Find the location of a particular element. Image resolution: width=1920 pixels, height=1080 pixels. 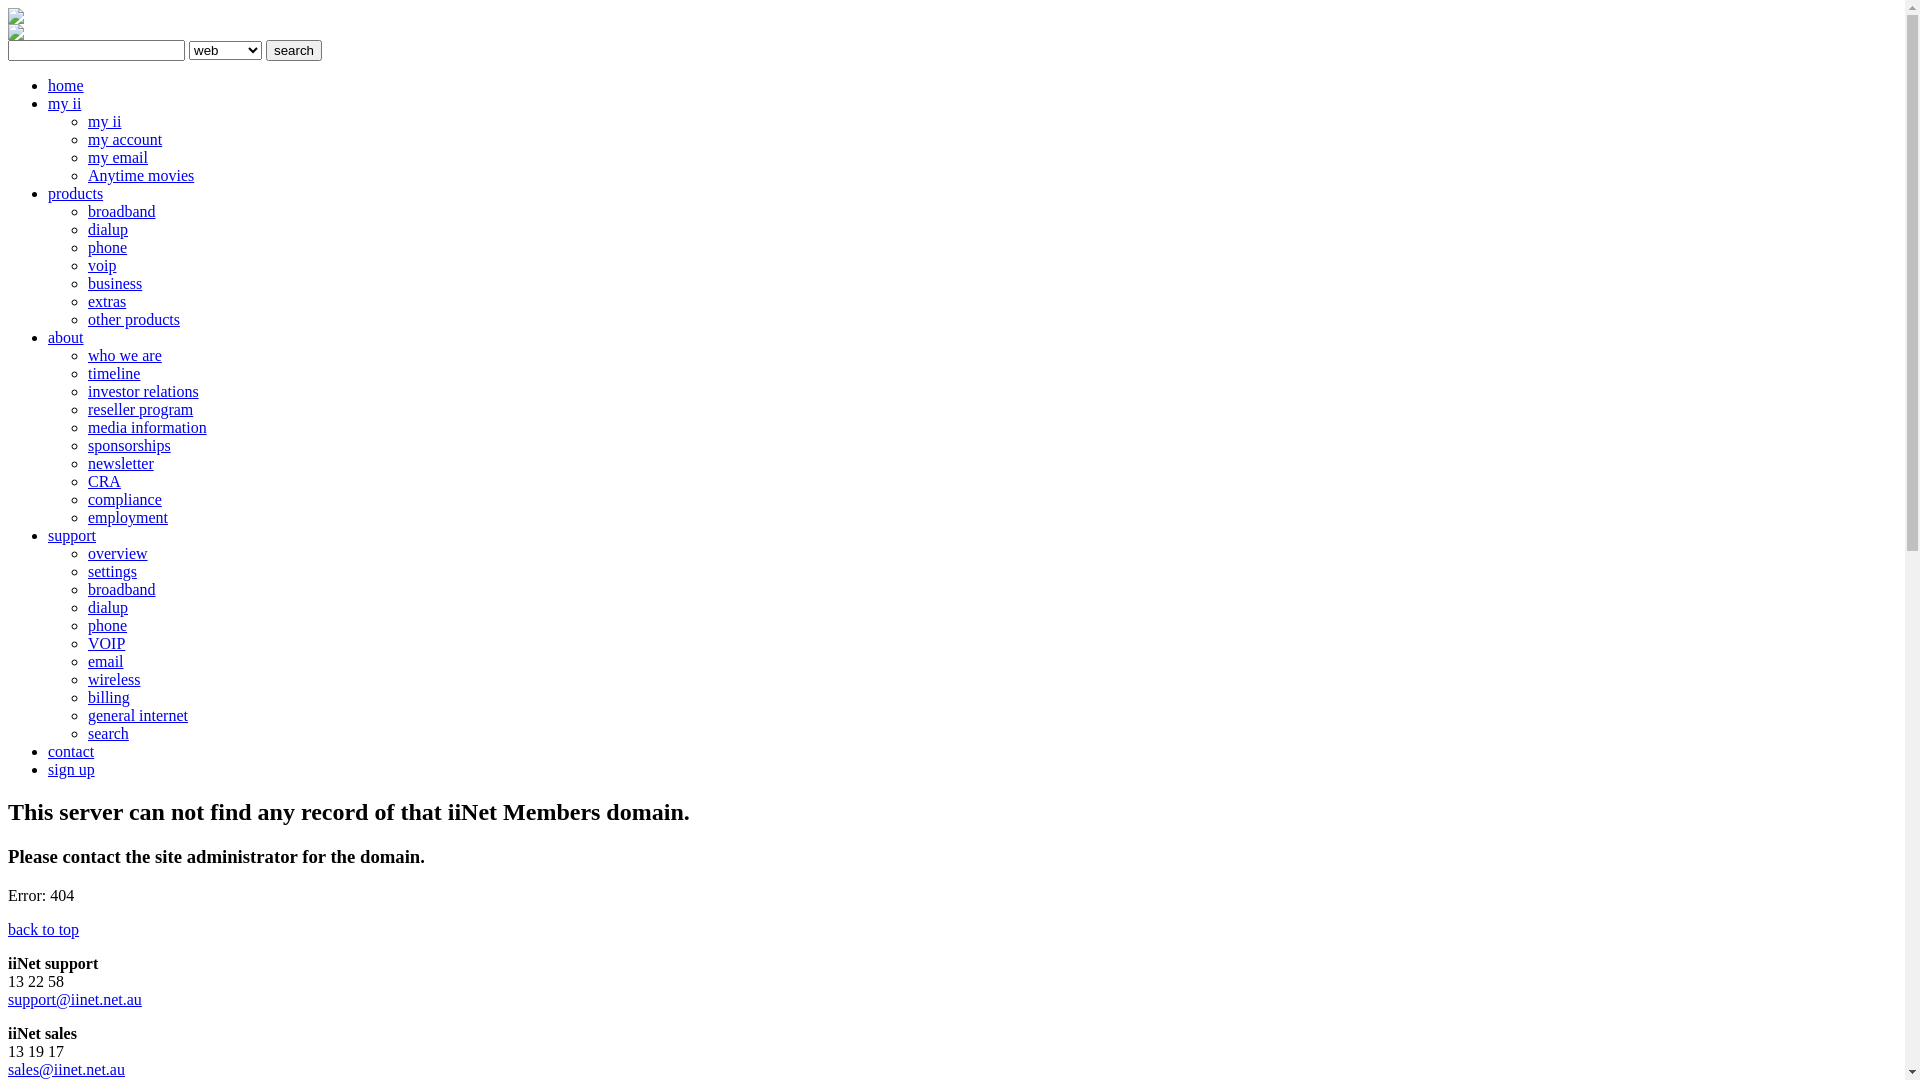

'email' is located at coordinates (104, 661).